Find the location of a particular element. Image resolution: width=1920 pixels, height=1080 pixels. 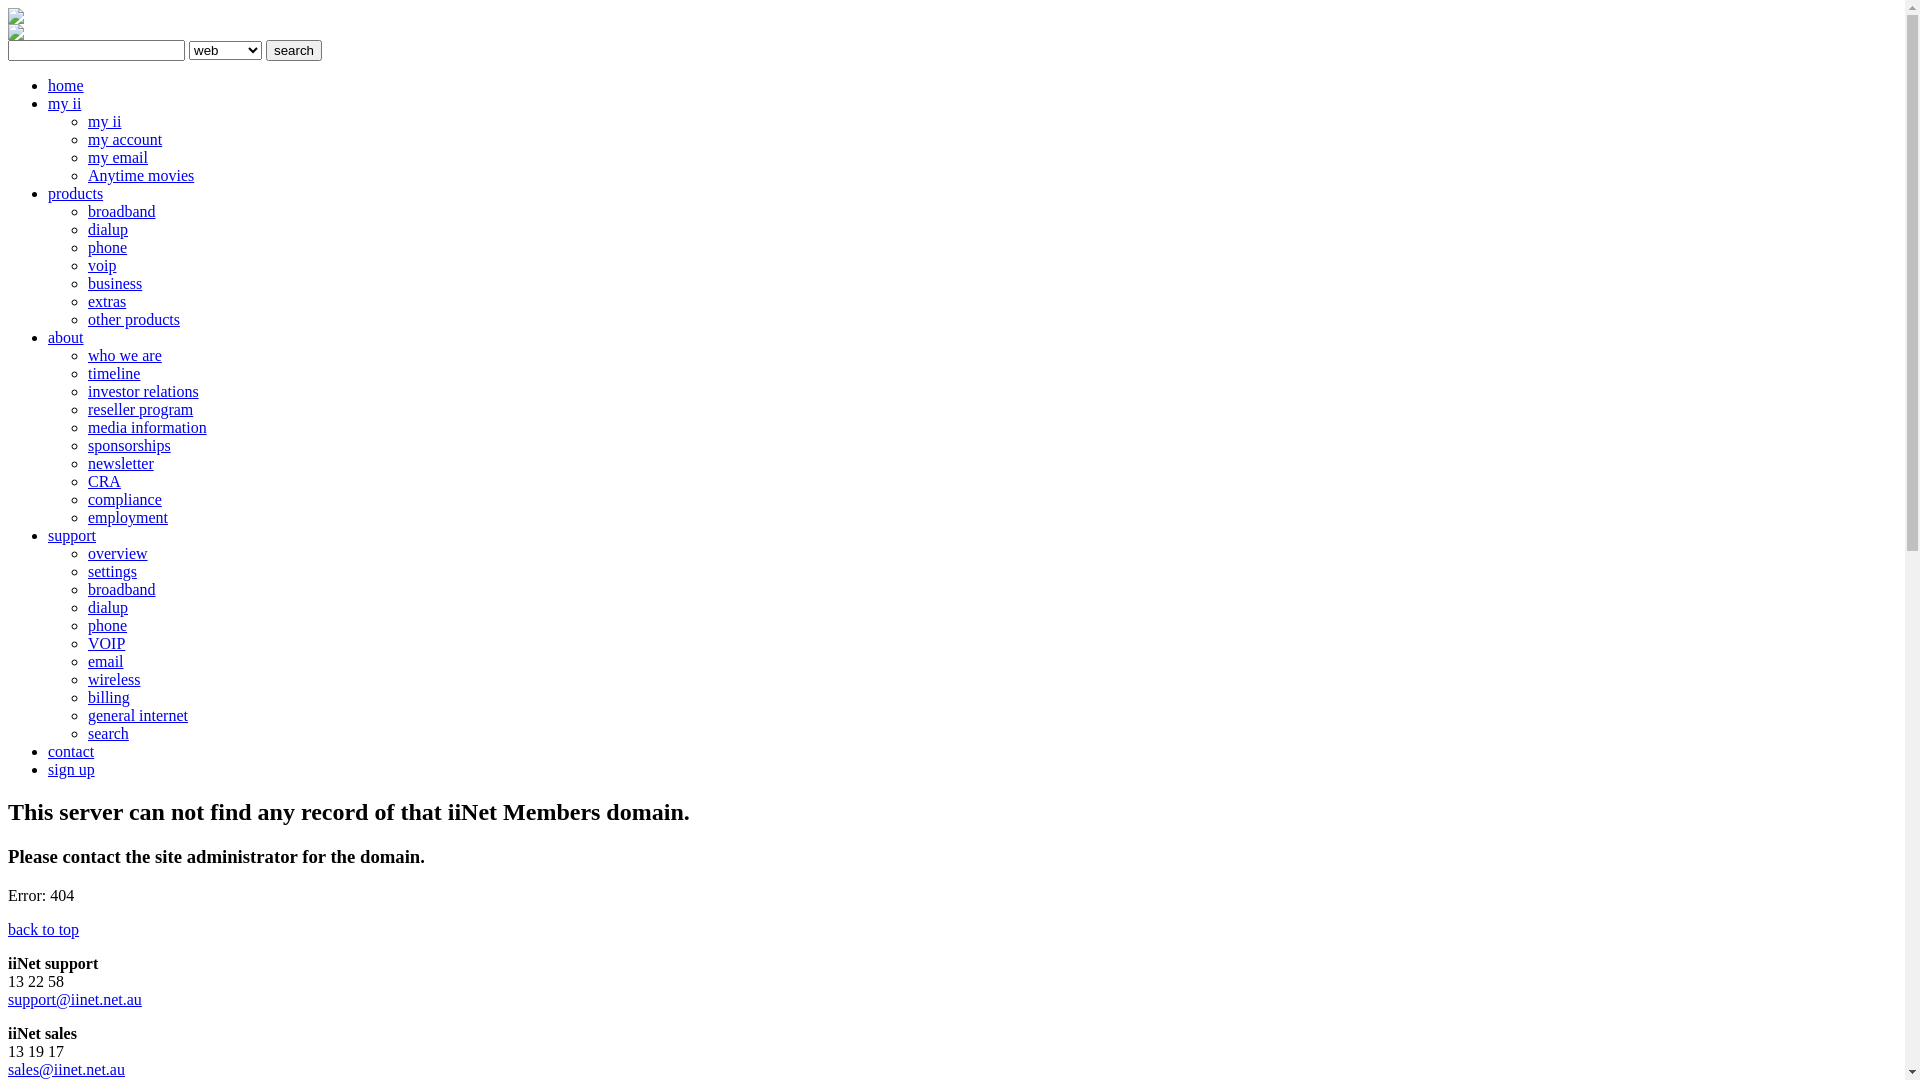

'email' is located at coordinates (104, 661).